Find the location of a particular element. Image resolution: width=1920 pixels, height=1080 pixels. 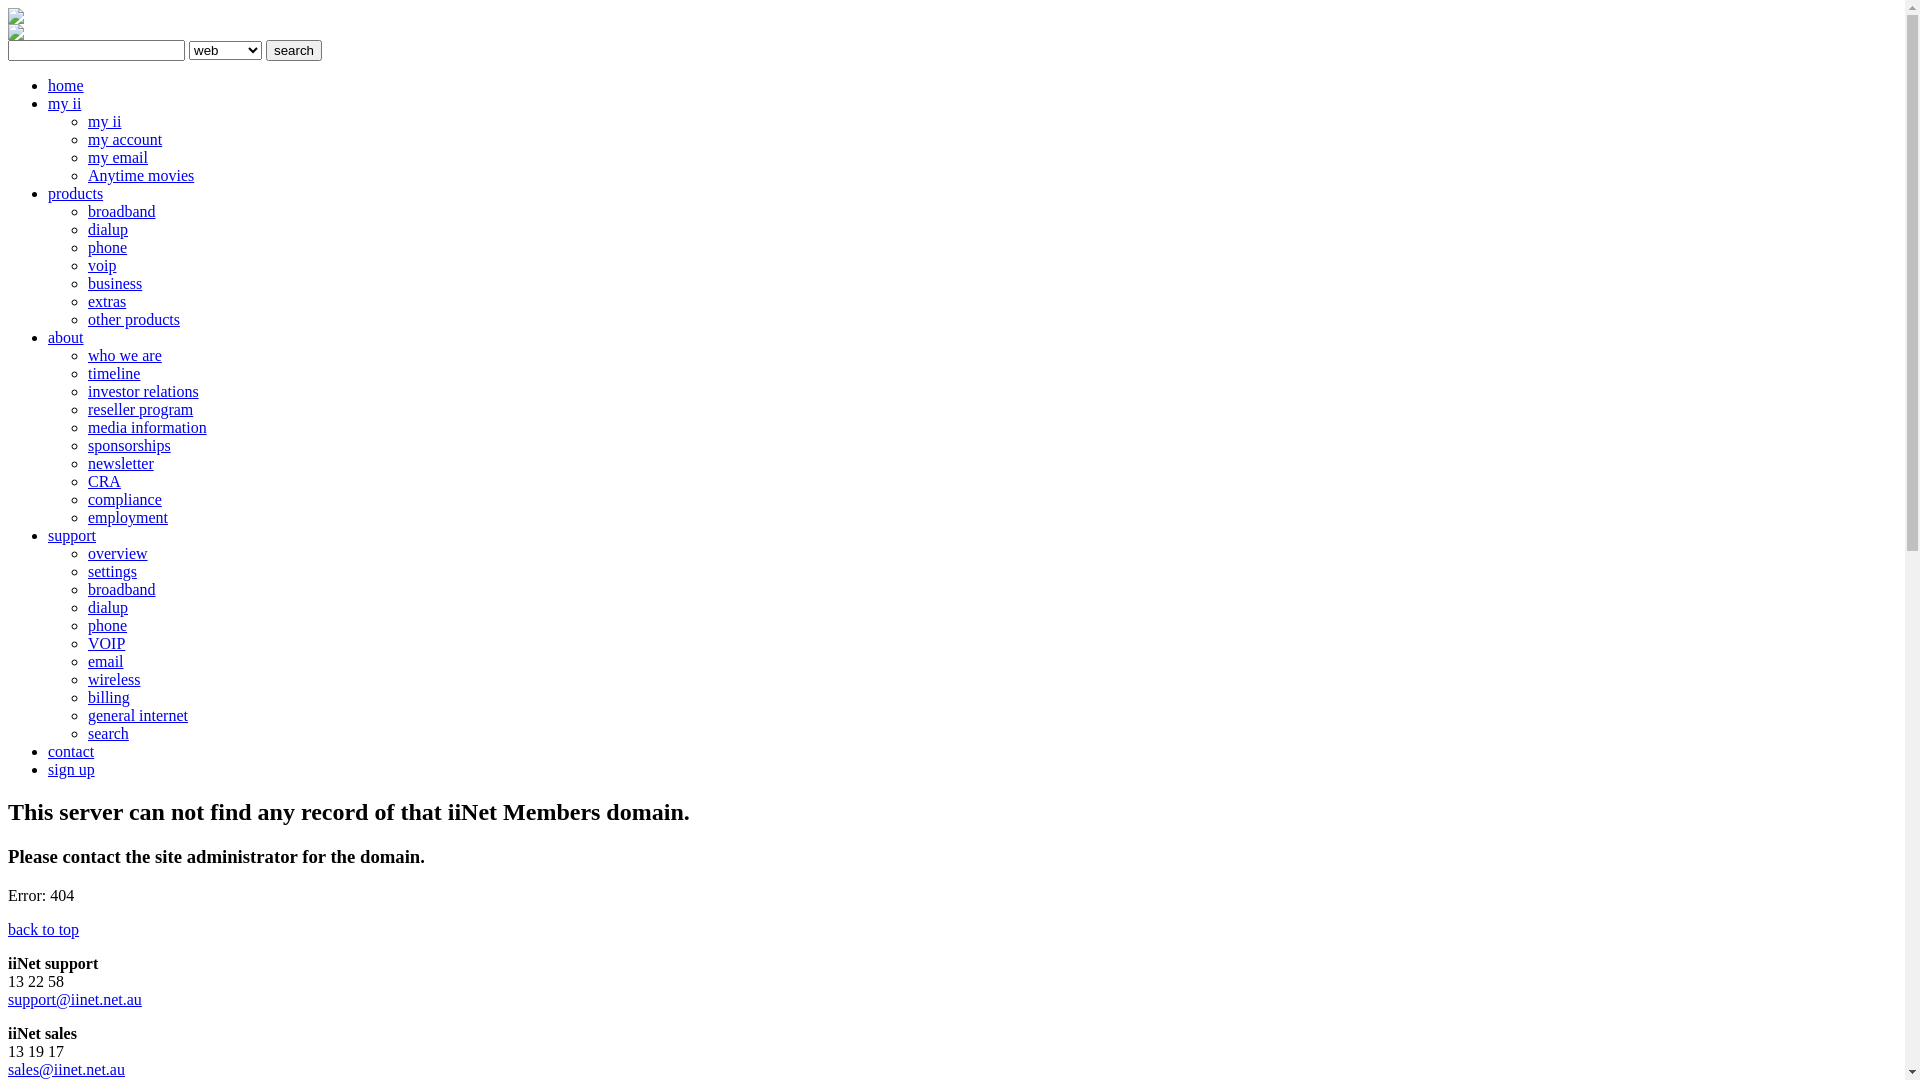

'email' is located at coordinates (104, 661).